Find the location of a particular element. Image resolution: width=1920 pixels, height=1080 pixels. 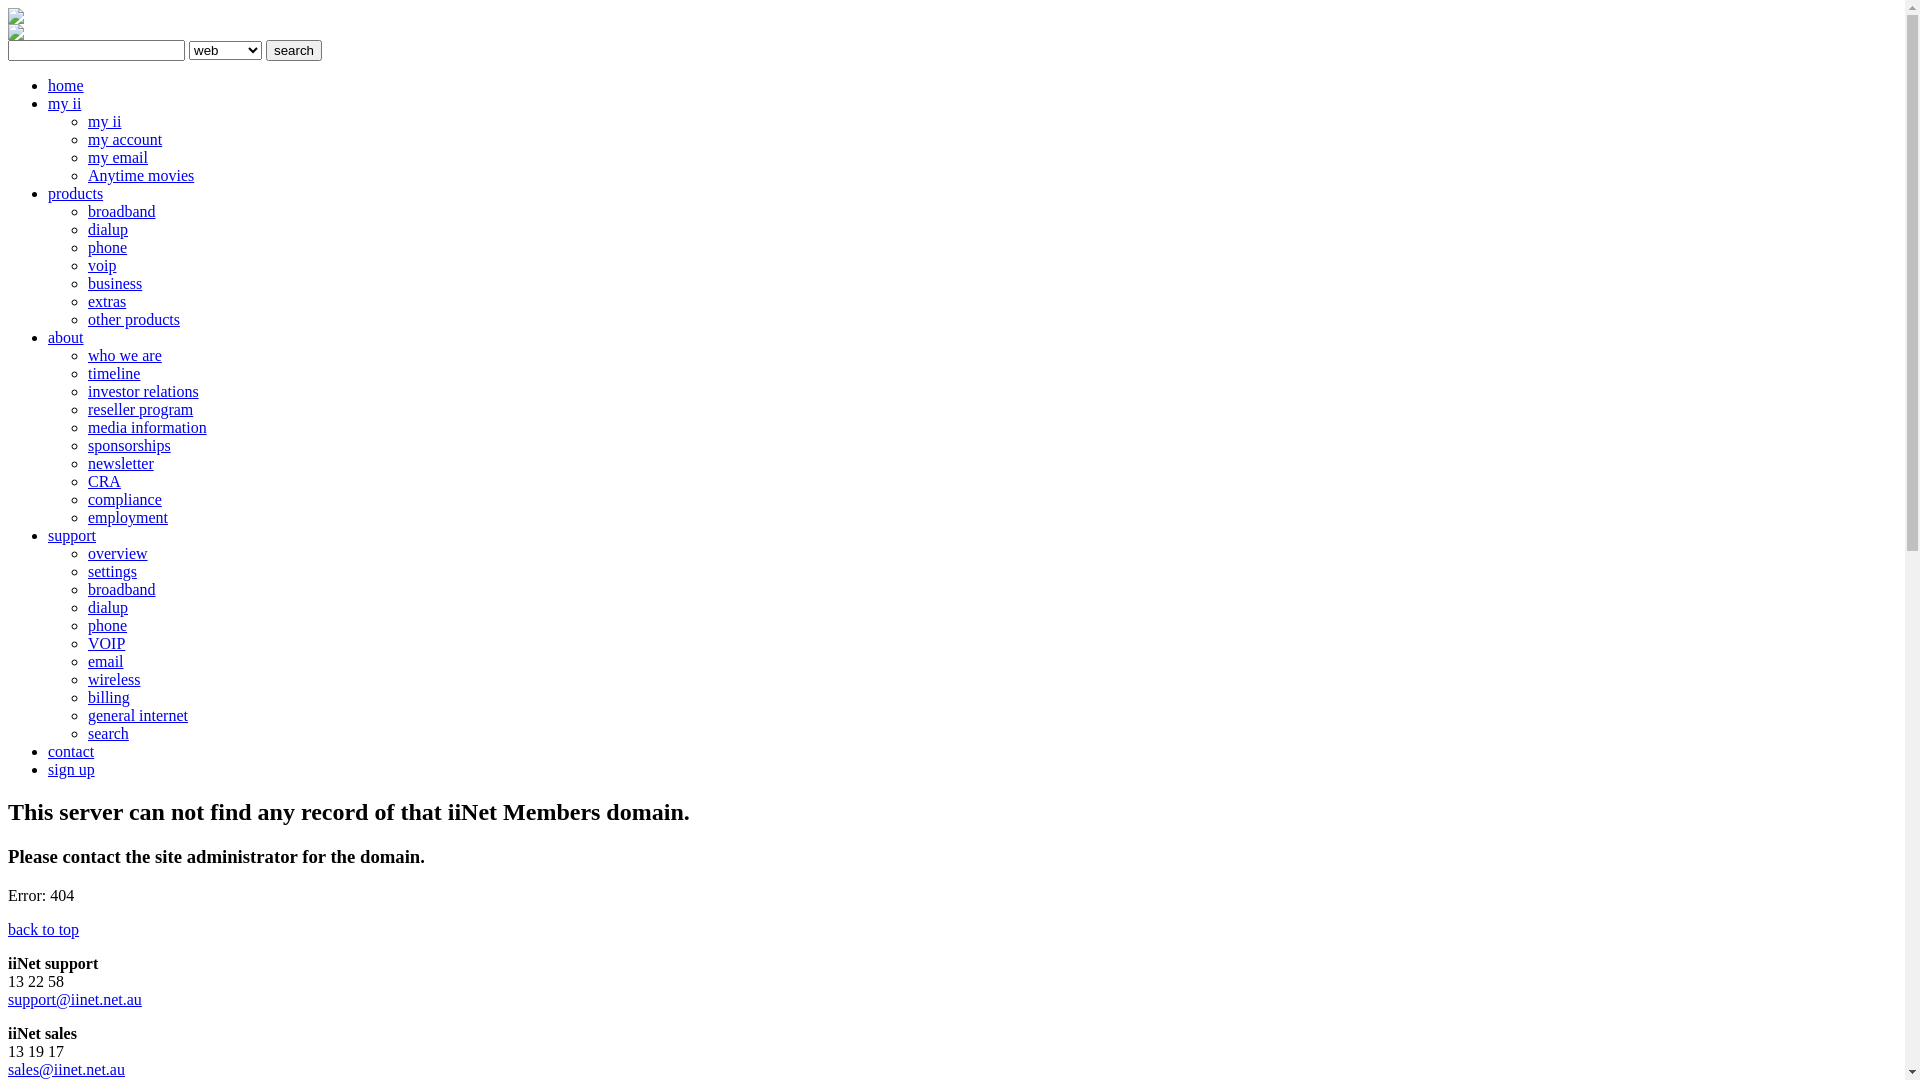

'email' is located at coordinates (104, 661).